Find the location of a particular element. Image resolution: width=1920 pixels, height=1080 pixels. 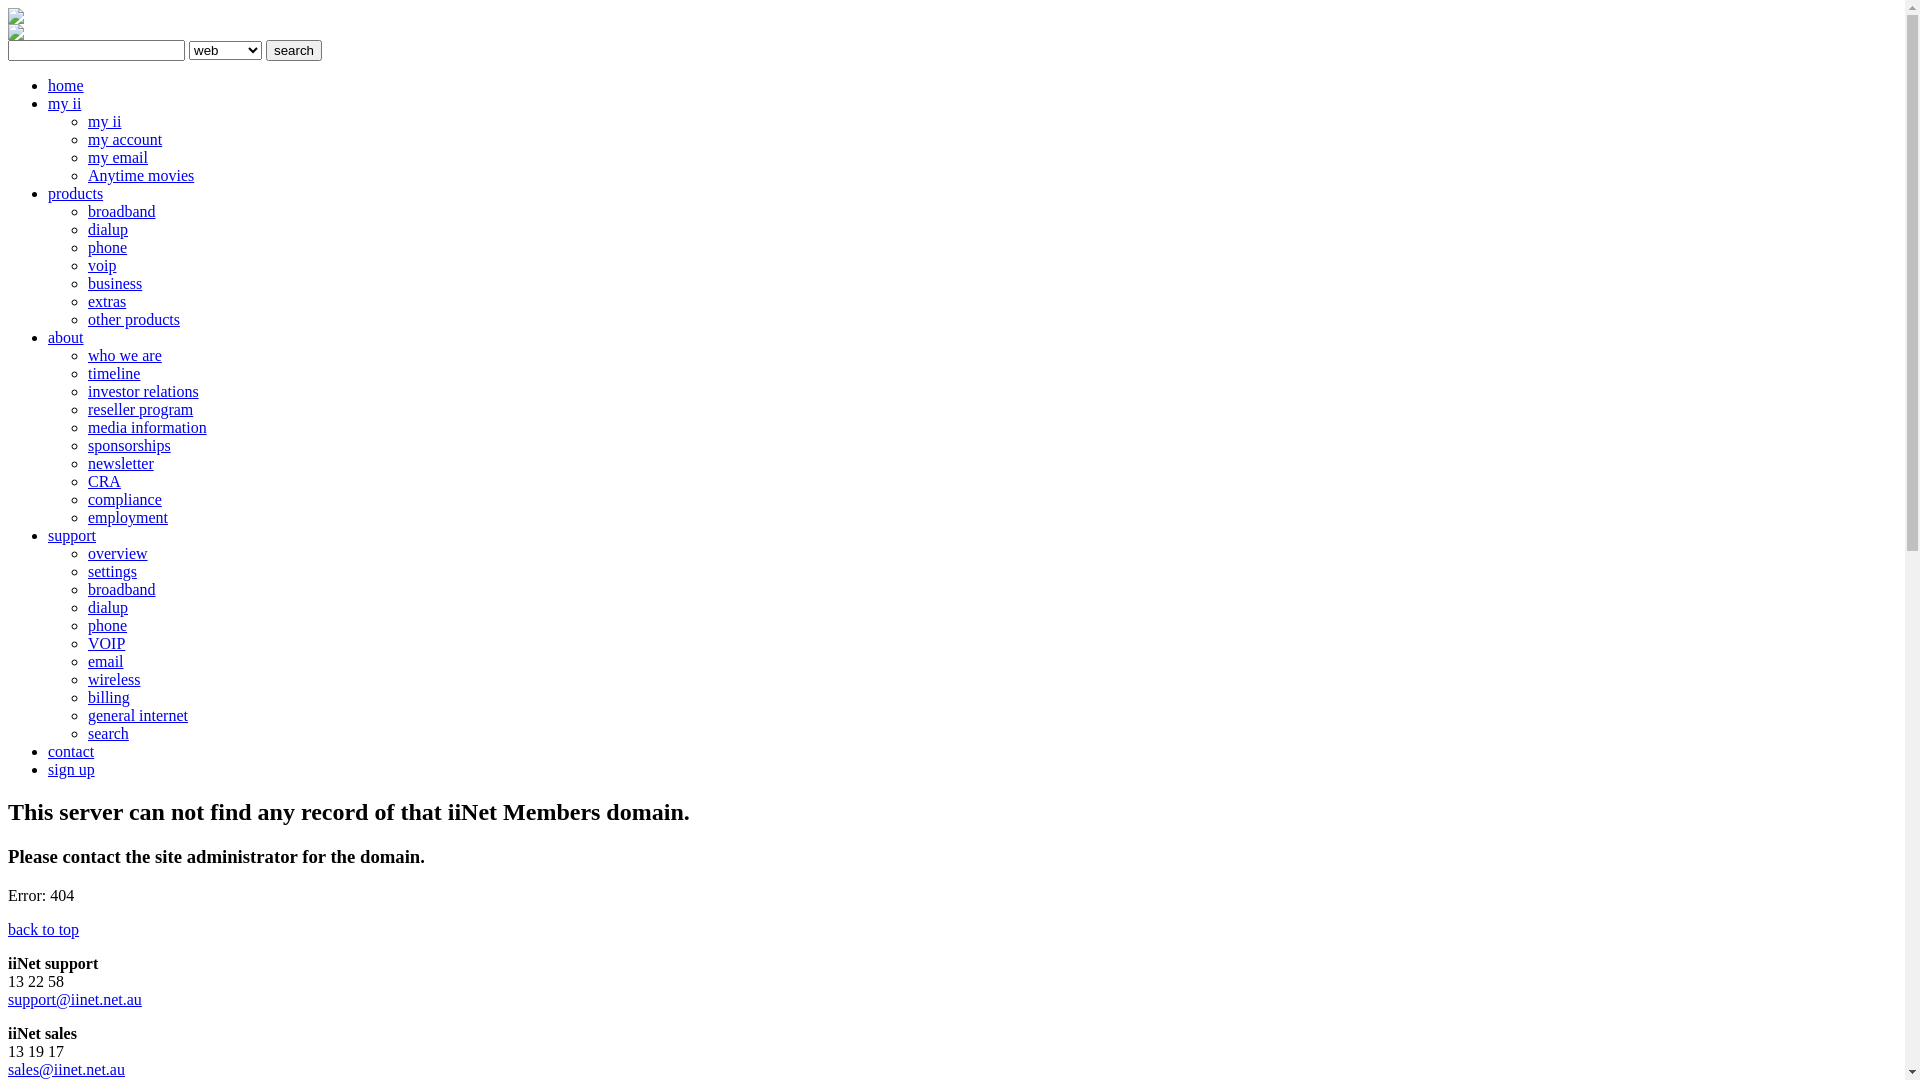

'email' is located at coordinates (104, 661).